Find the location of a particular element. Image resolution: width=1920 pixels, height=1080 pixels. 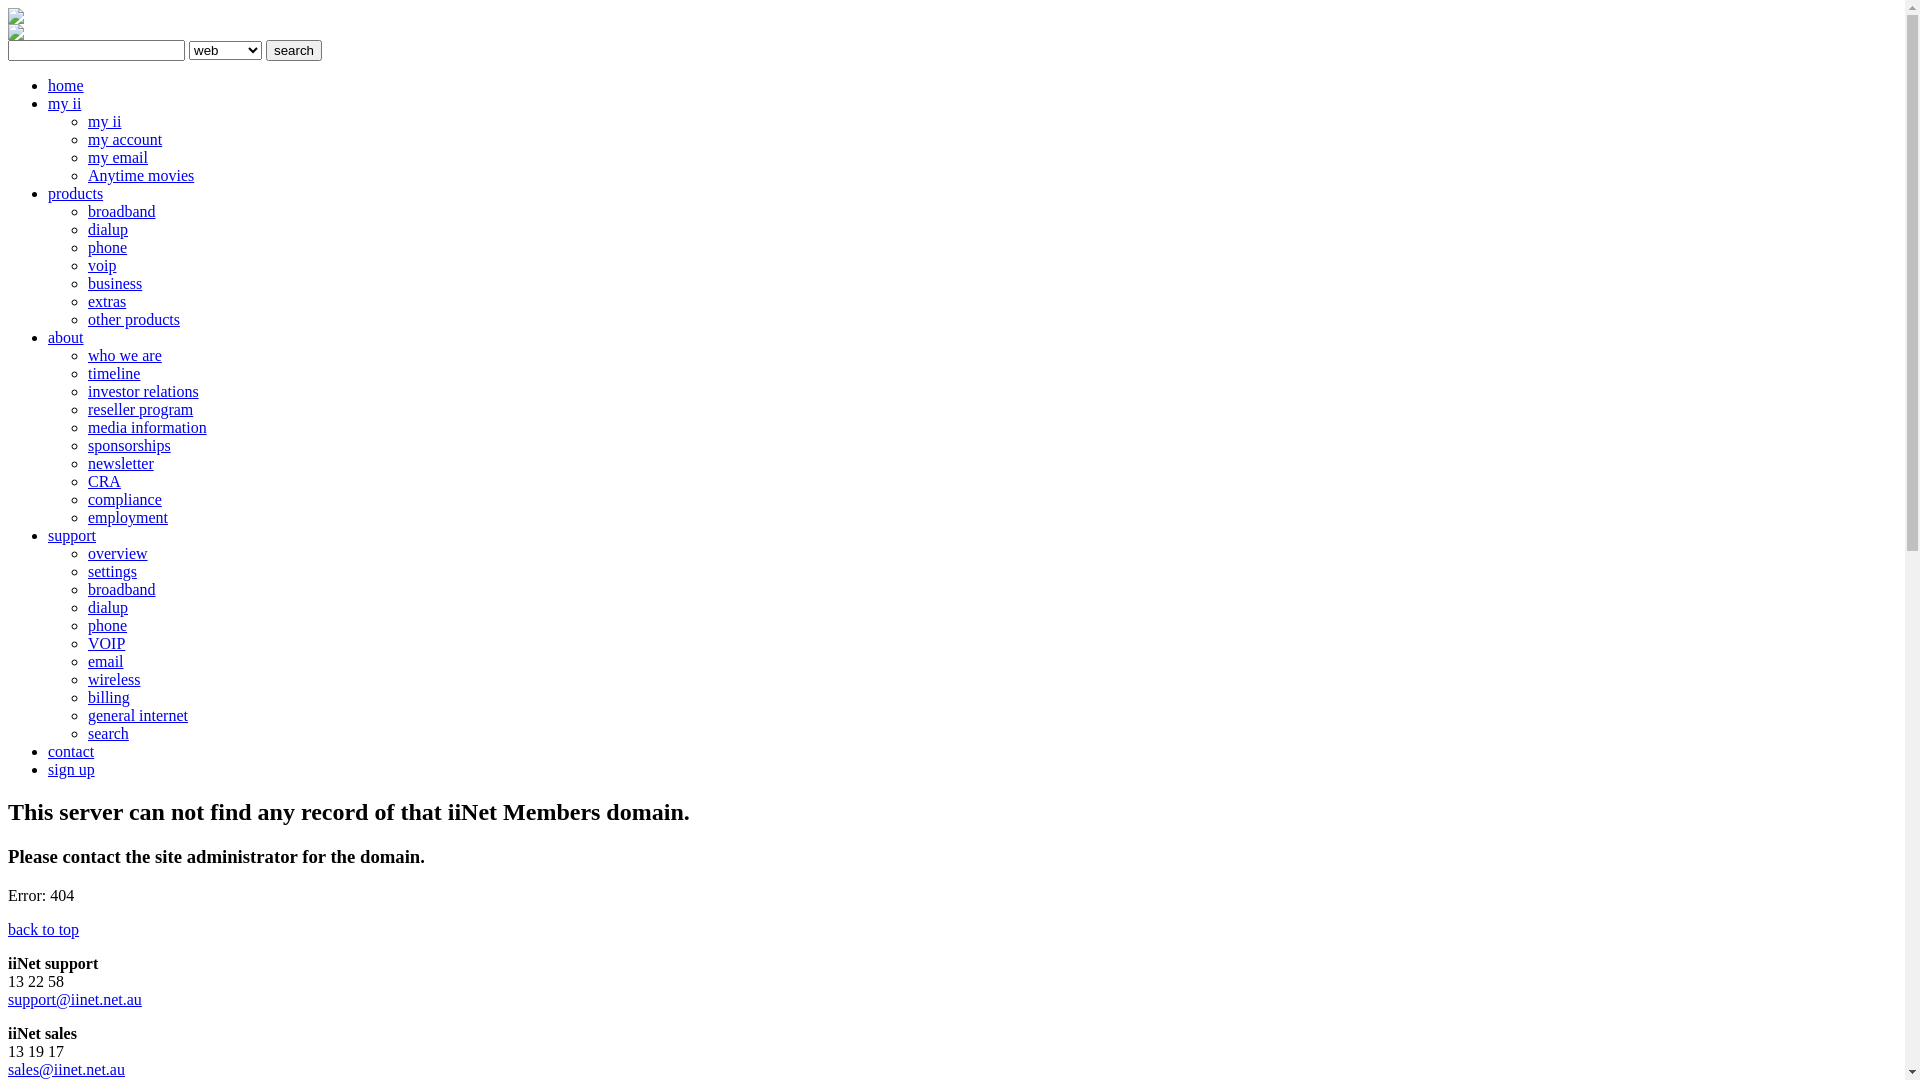

'email' is located at coordinates (104, 661).